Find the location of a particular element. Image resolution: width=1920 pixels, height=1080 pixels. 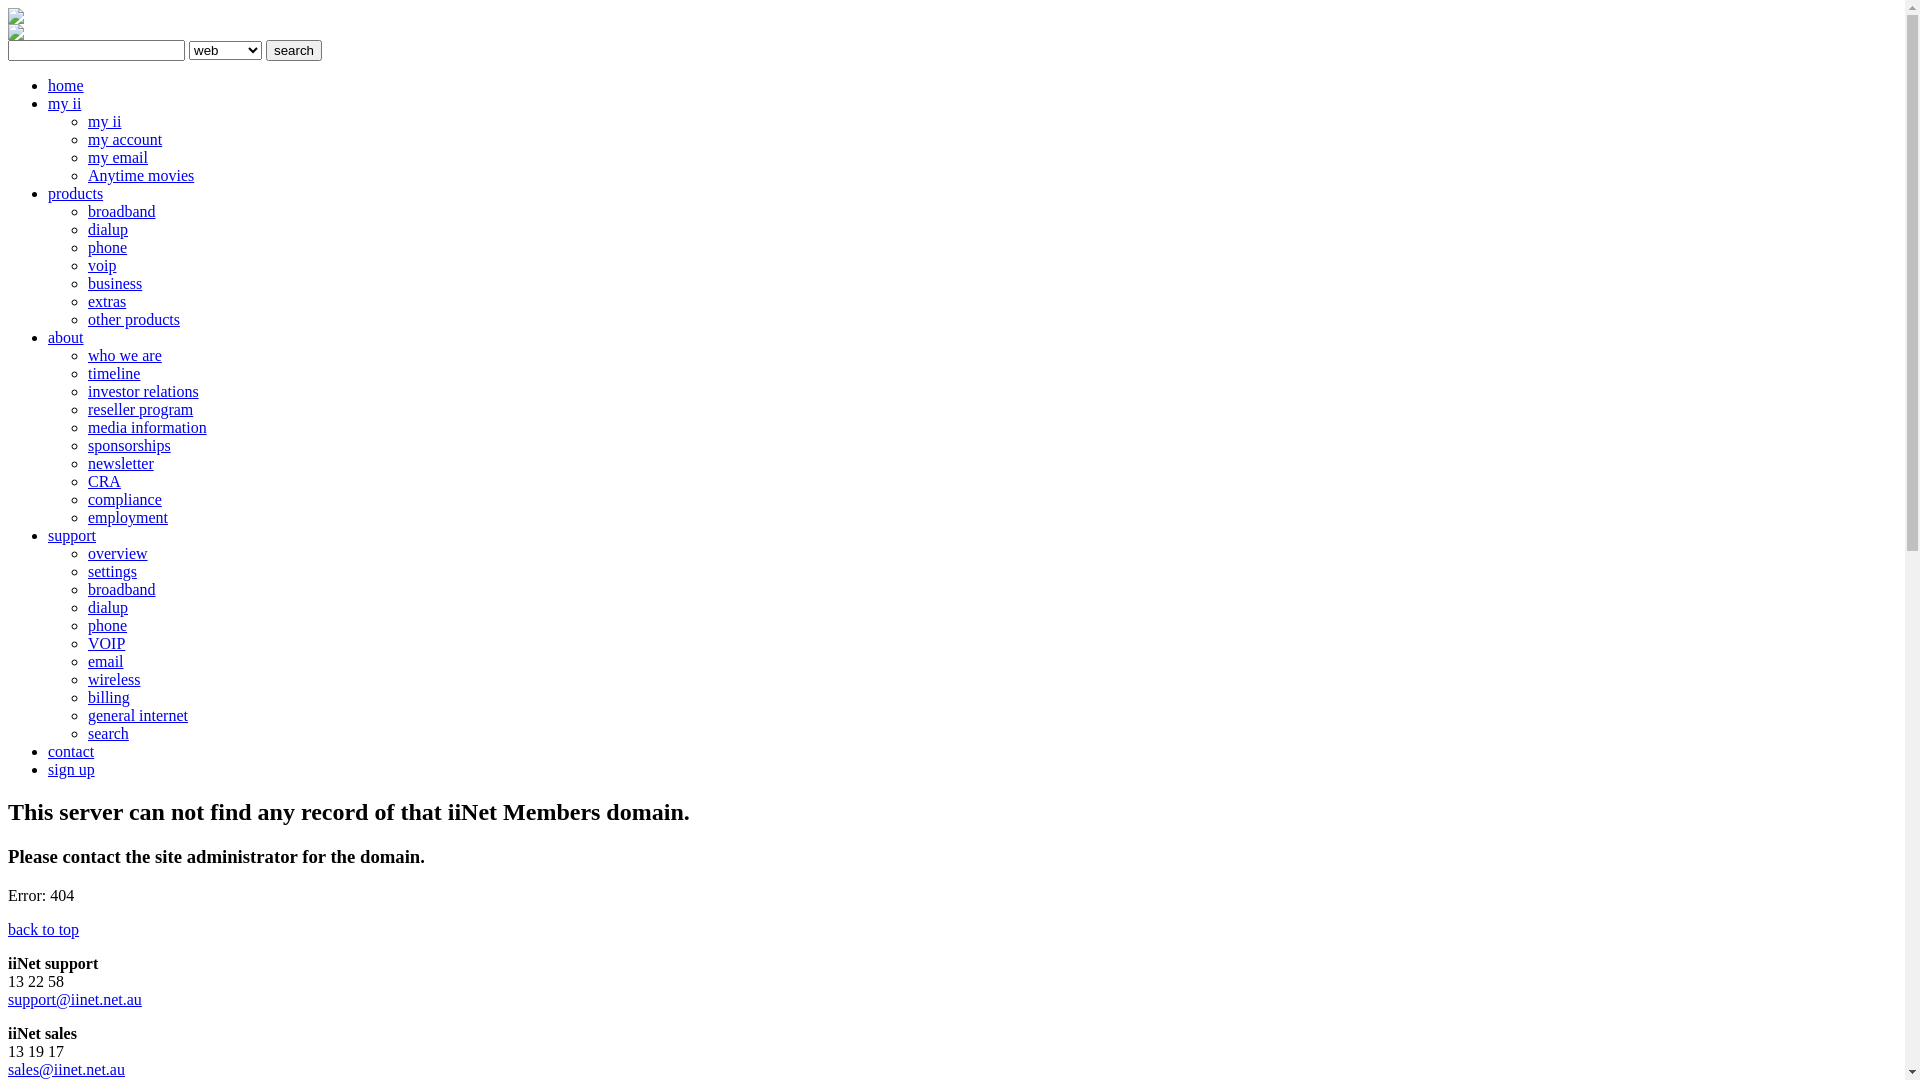

'email' is located at coordinates (104, 661).